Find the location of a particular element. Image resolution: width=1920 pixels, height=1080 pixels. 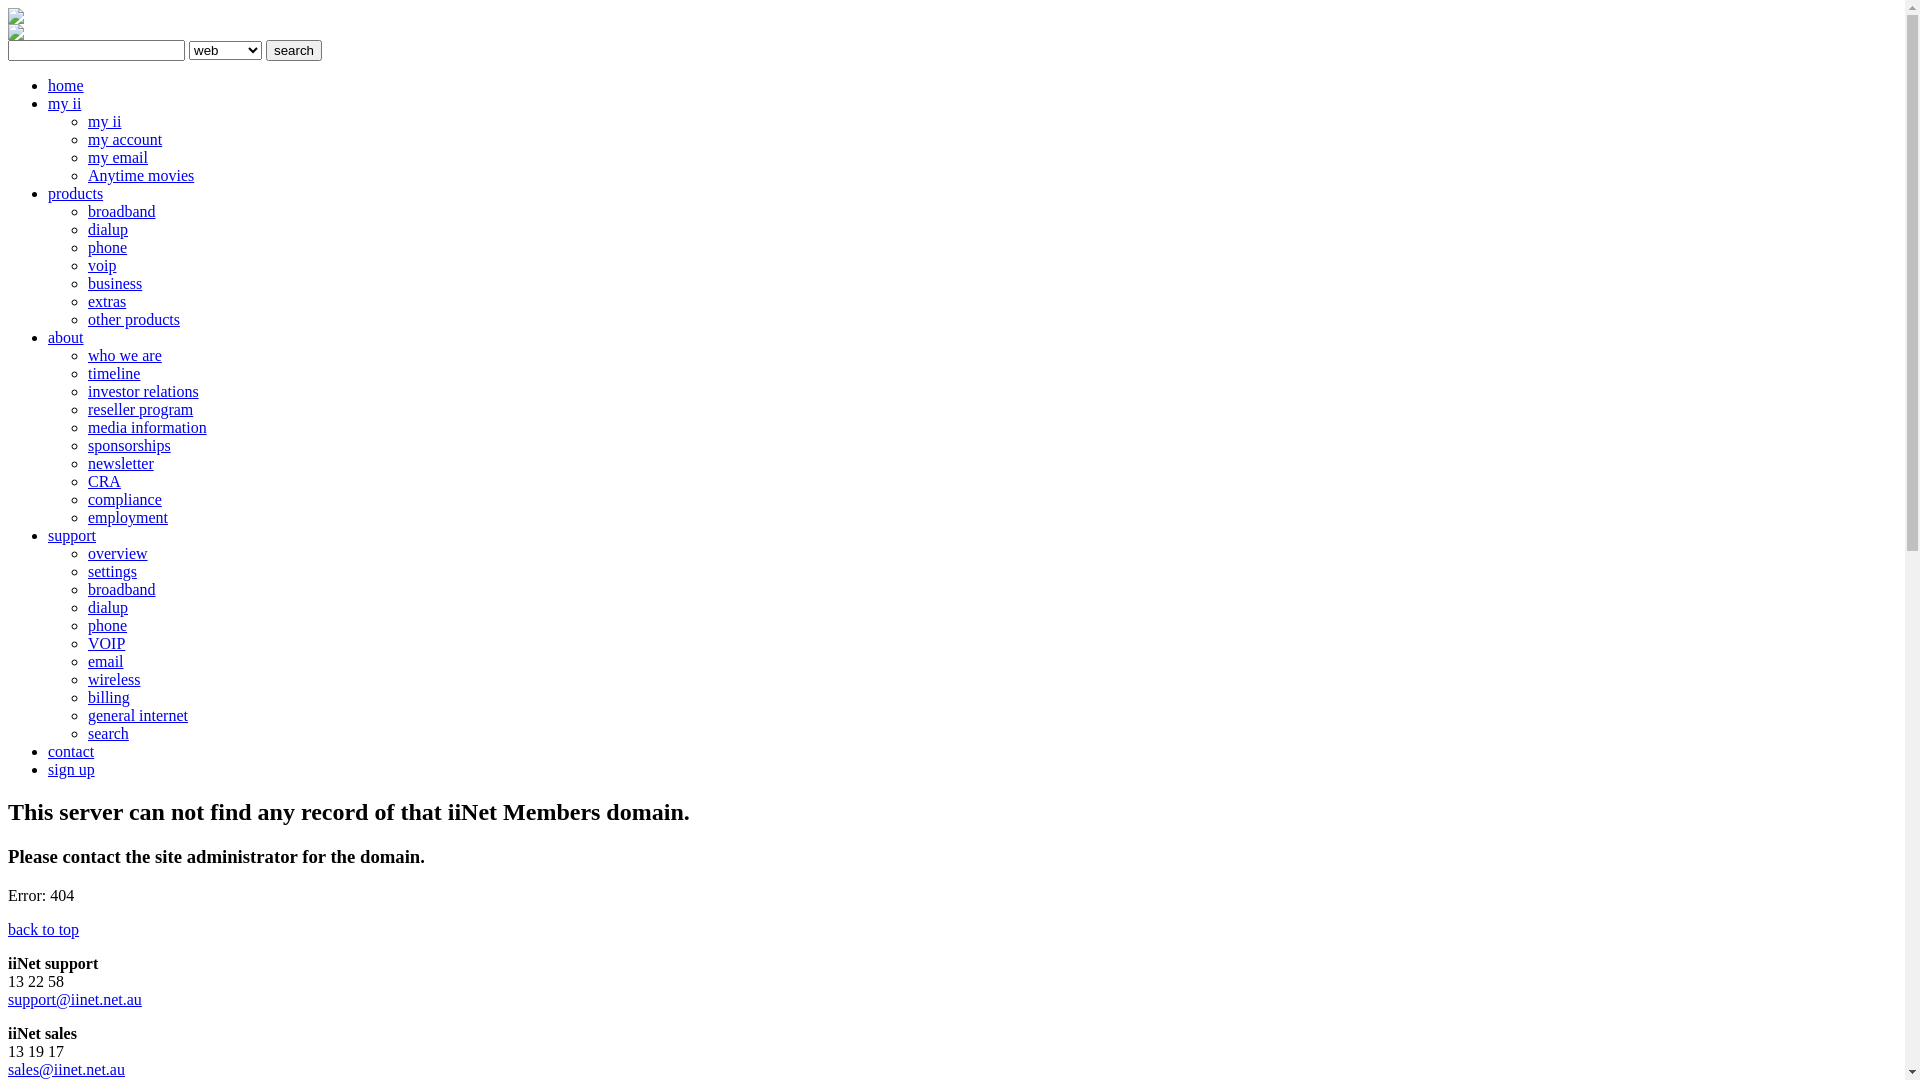

'email' is located at coordinates (104, 661).